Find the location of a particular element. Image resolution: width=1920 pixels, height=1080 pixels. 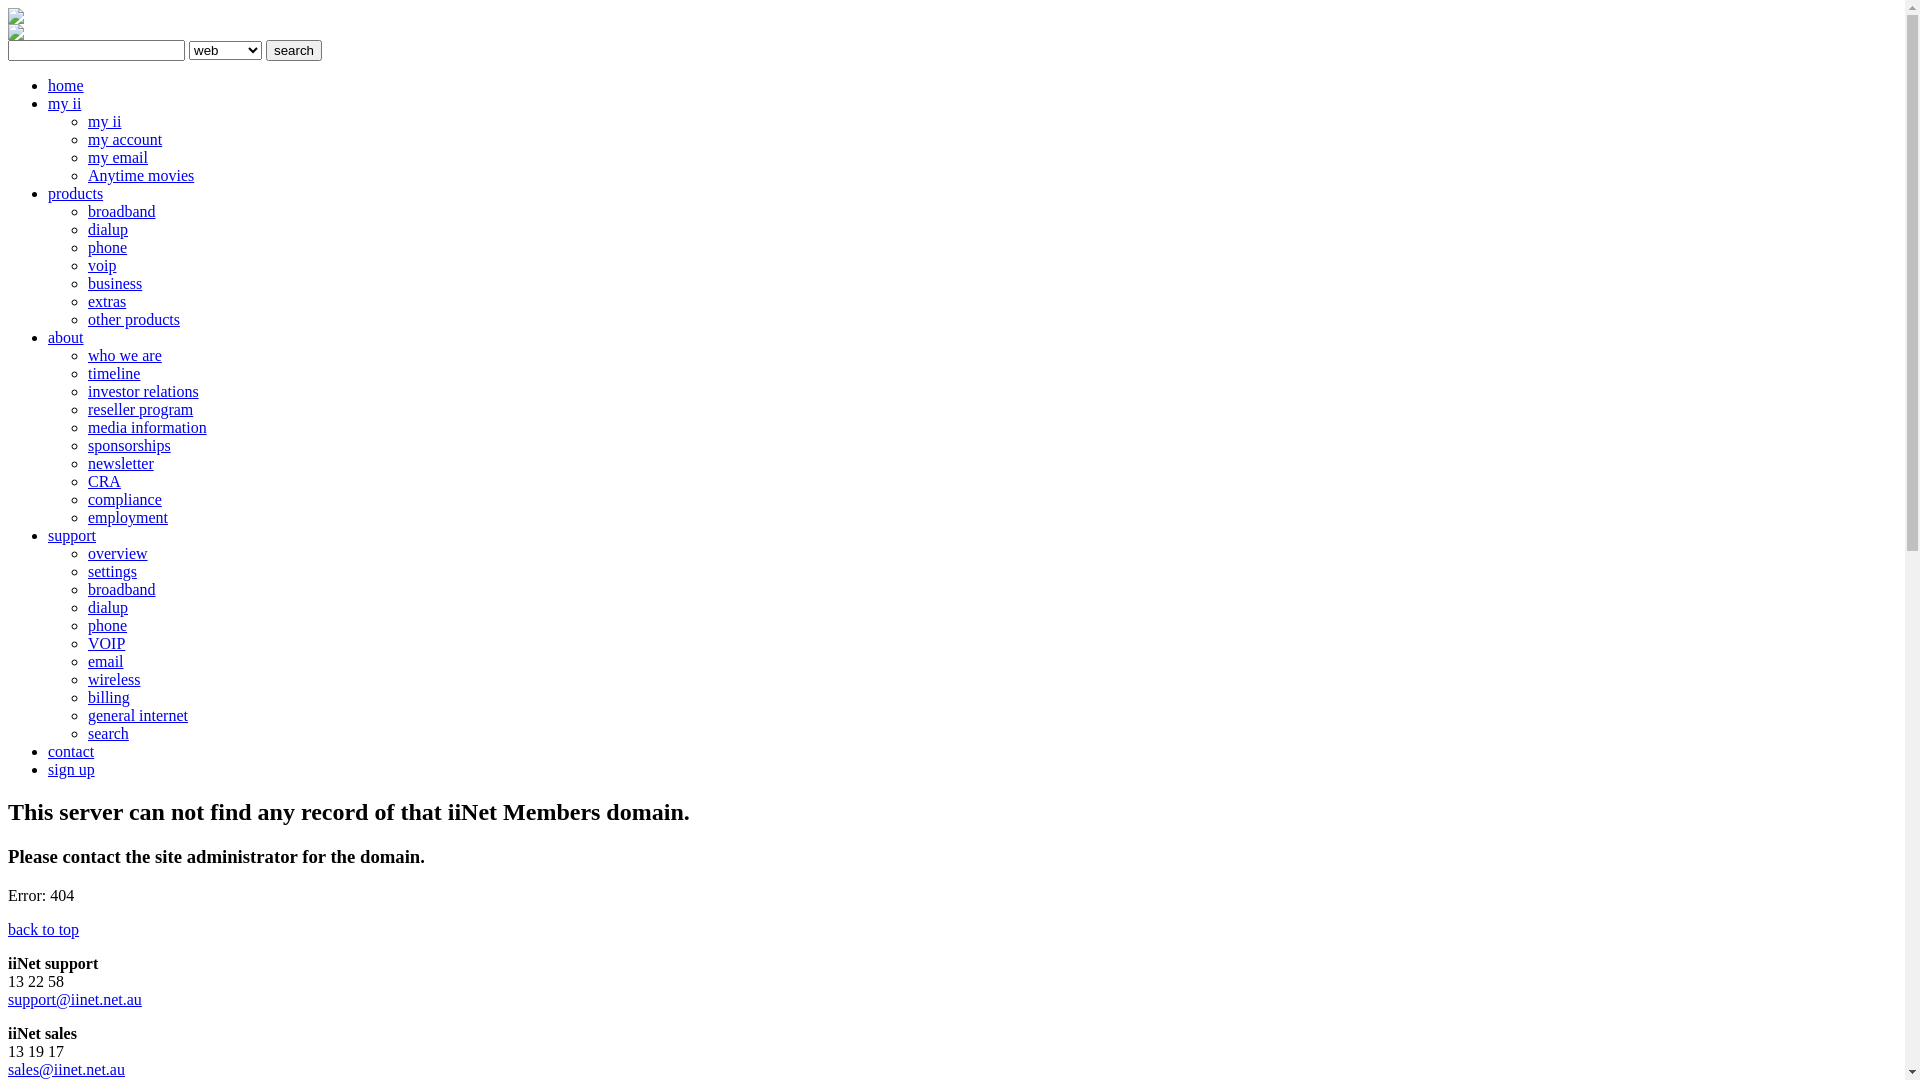

'email' is located at coordinates (104, 661).